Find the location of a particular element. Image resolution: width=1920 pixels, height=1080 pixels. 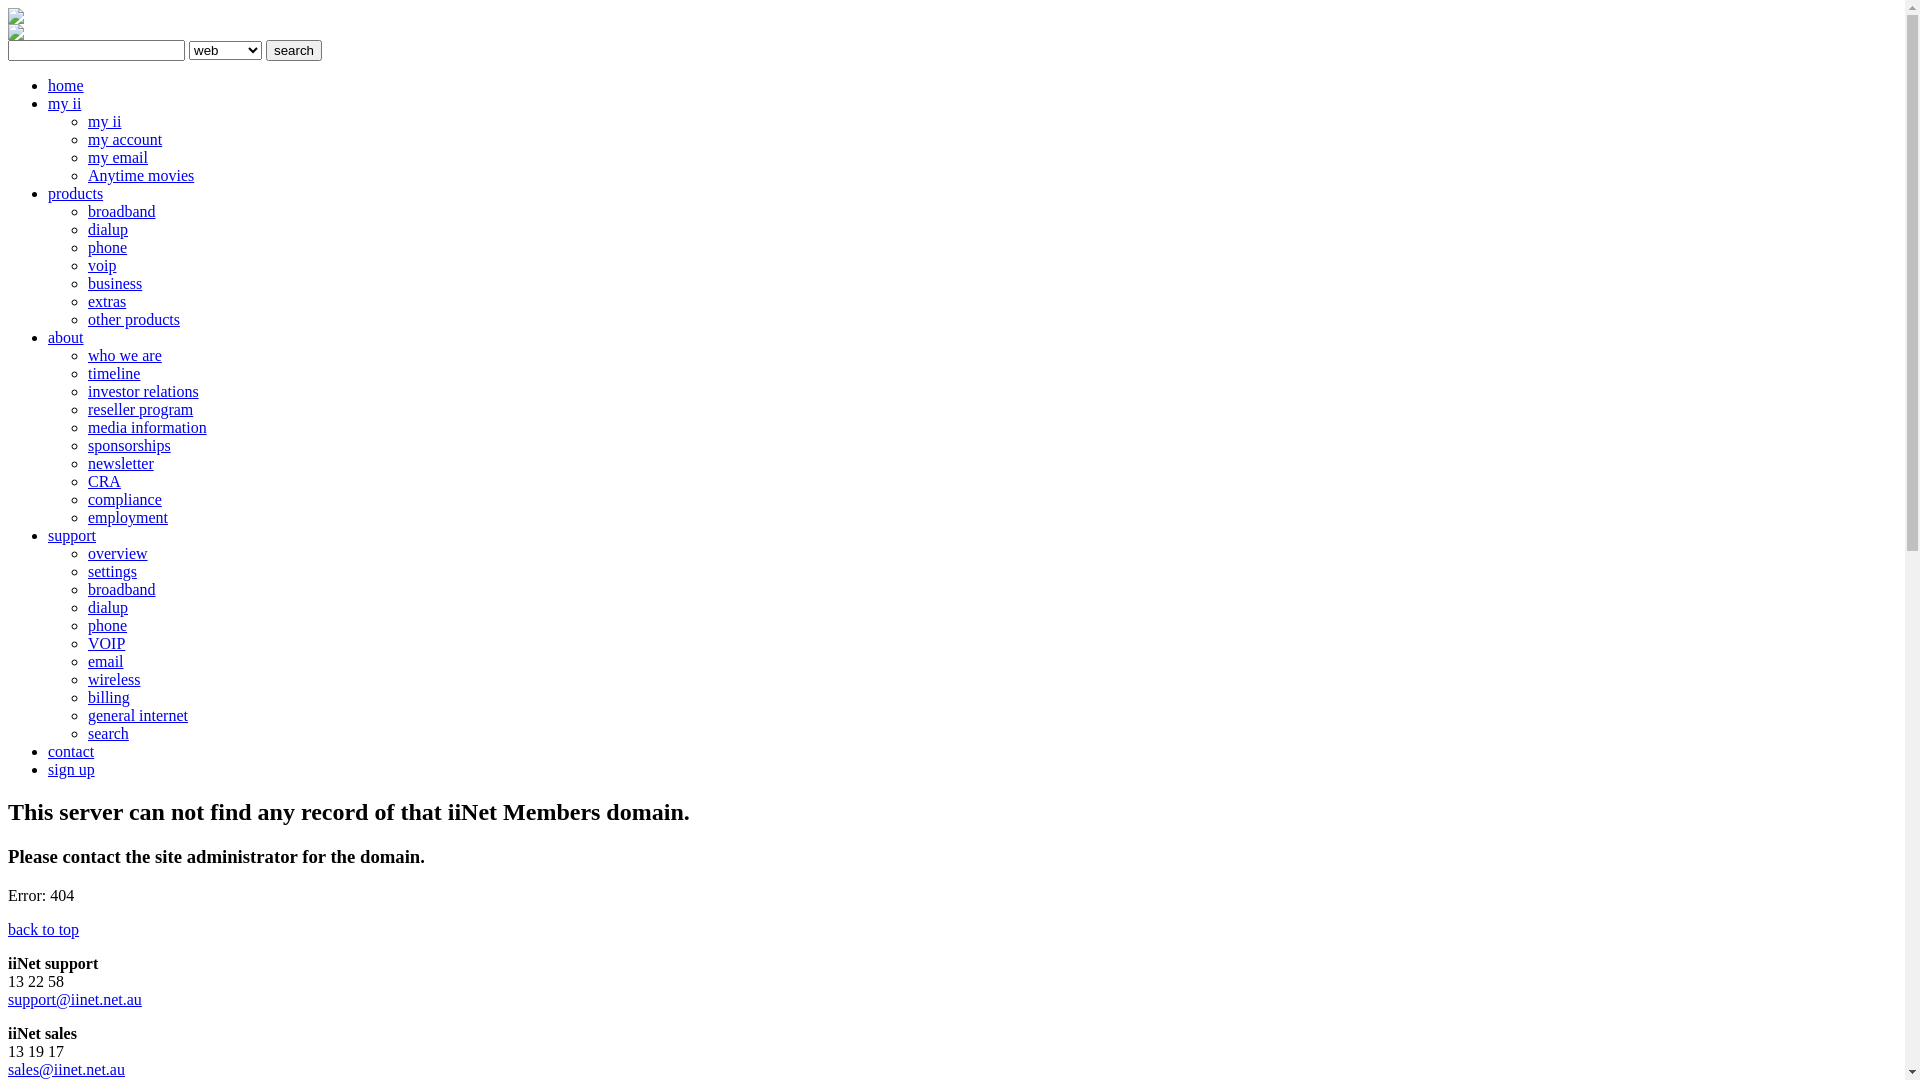

'email' is located at coordinates (104, 661).